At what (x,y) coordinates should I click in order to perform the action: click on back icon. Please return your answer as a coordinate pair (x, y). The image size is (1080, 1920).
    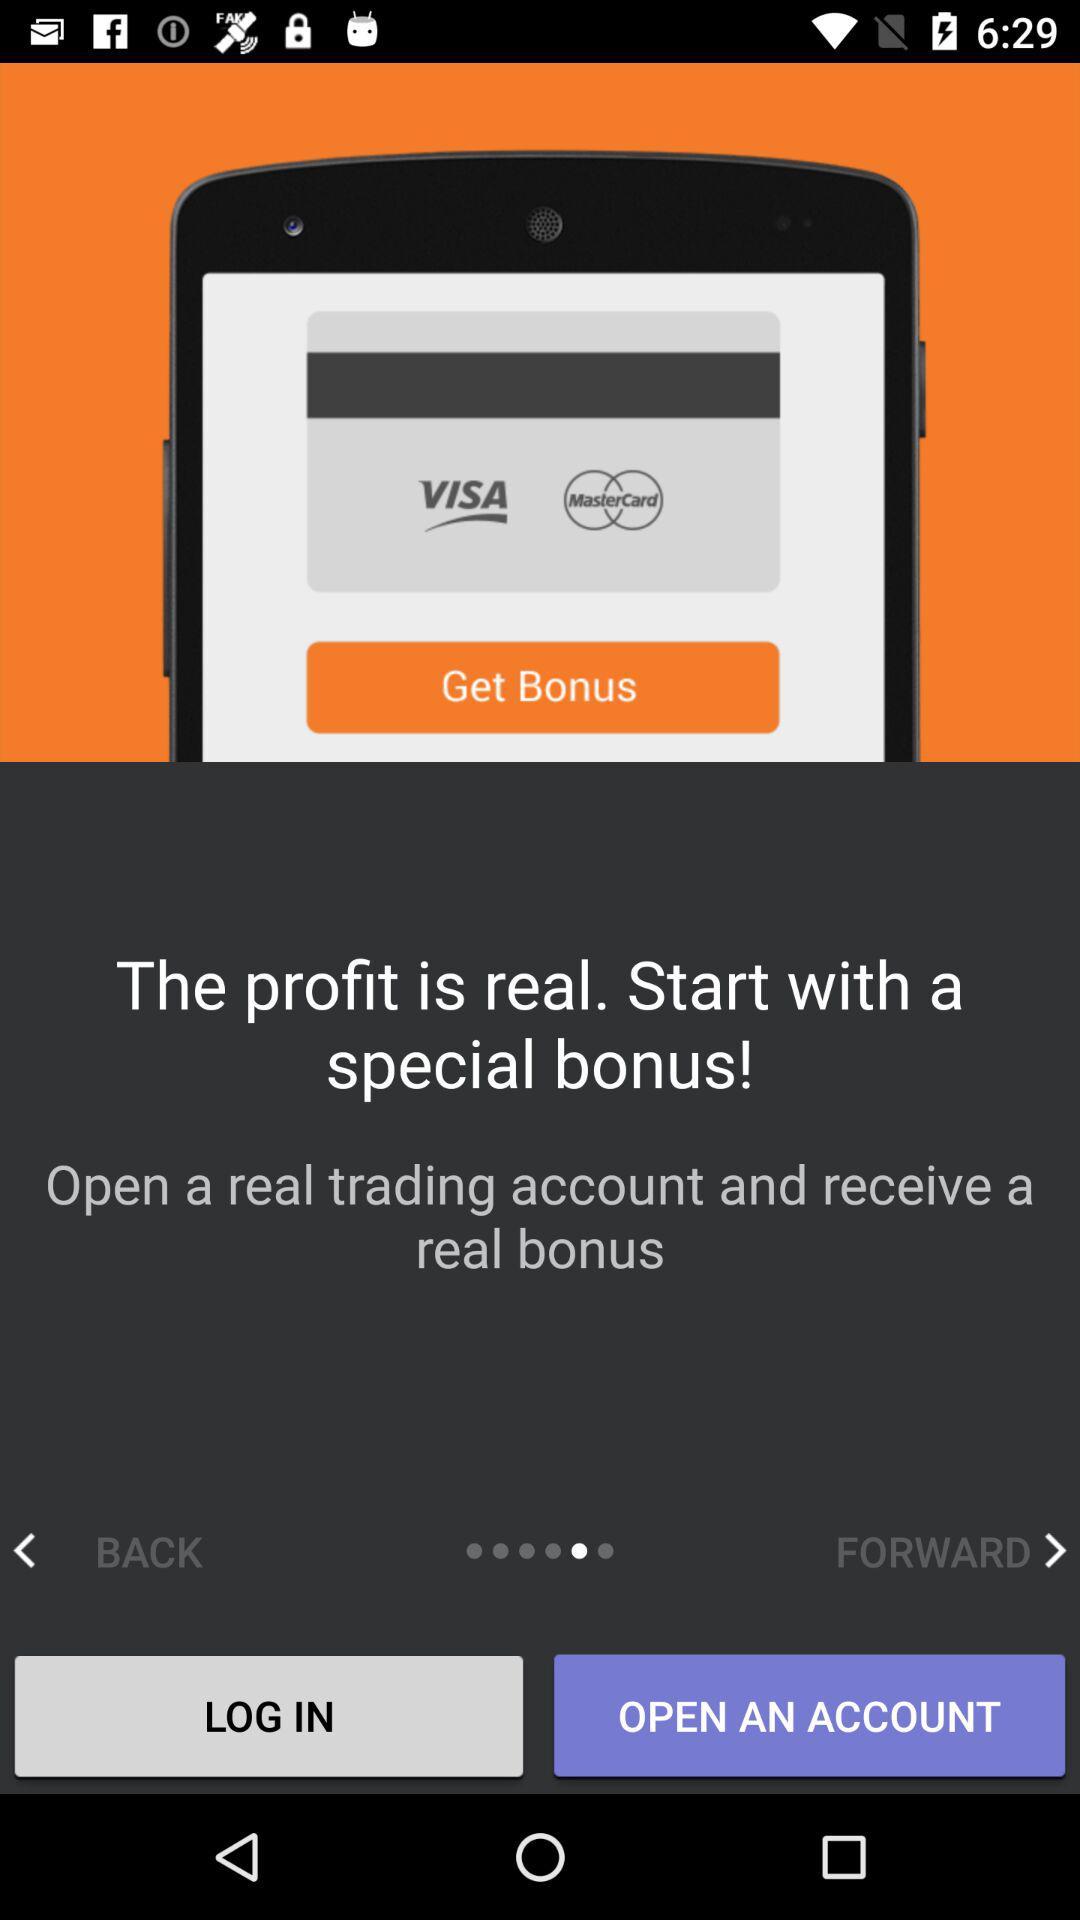
    Looking at the image, I should click on (128, 1549).